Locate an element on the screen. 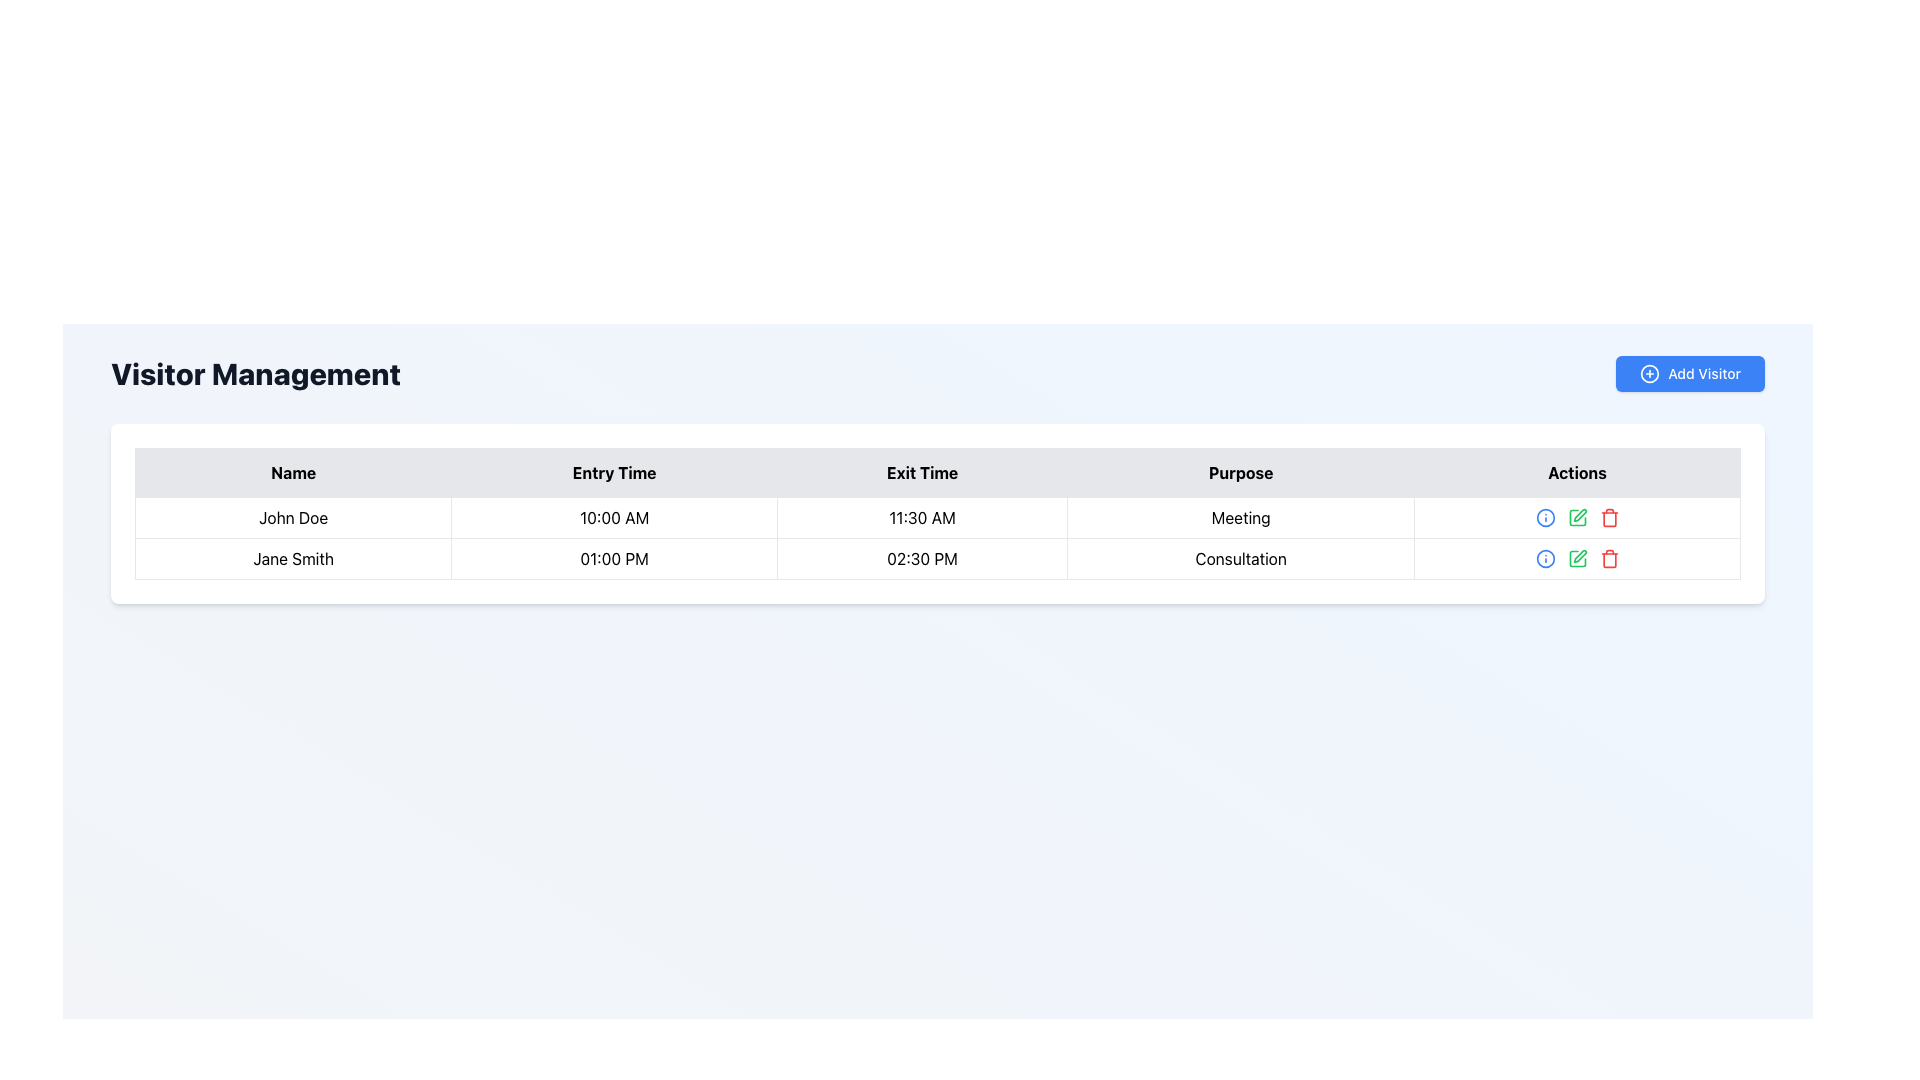 The width and height of the screenshot is (1920, 1080). the second button from the left is located at coordinates (1544, 516).